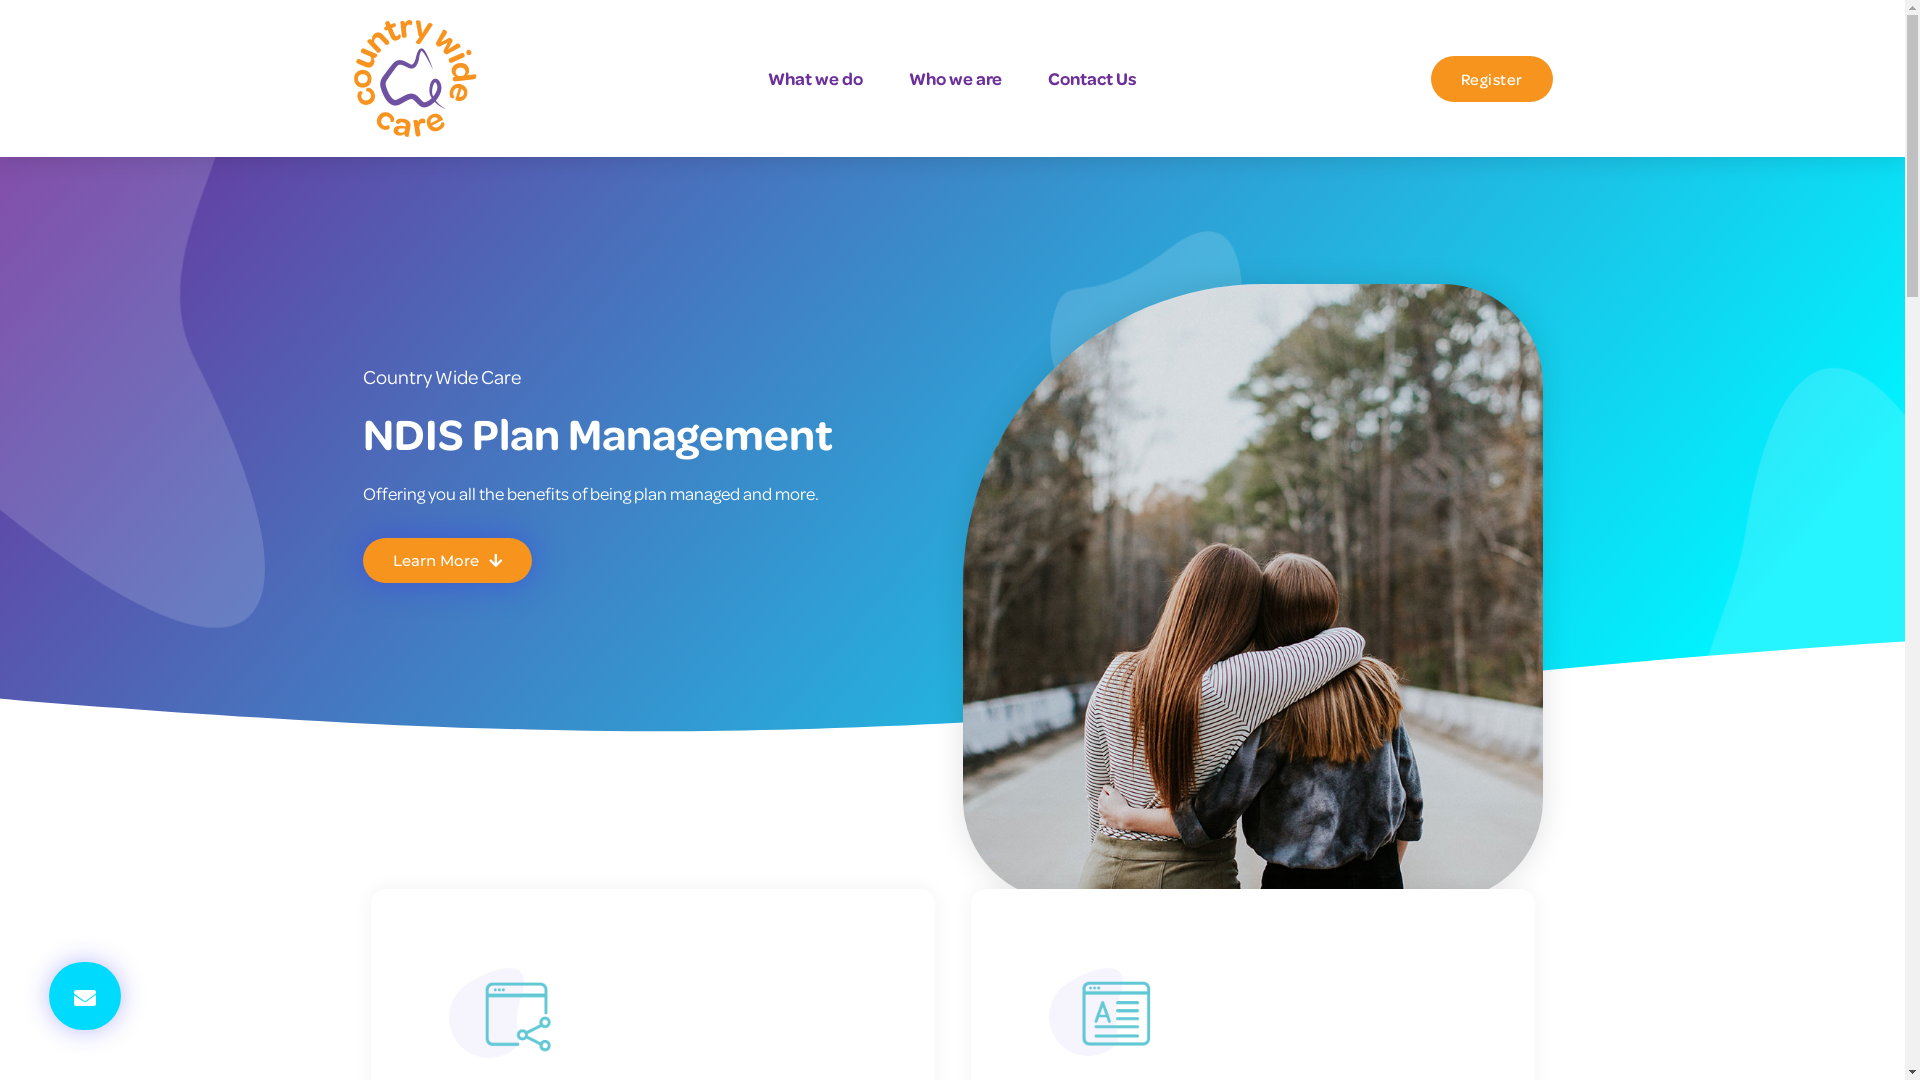 The image size is (1920, 1080). Describe the element at coordinates (887, 77) in the screenshot. I see `'Who we are'` at that location.